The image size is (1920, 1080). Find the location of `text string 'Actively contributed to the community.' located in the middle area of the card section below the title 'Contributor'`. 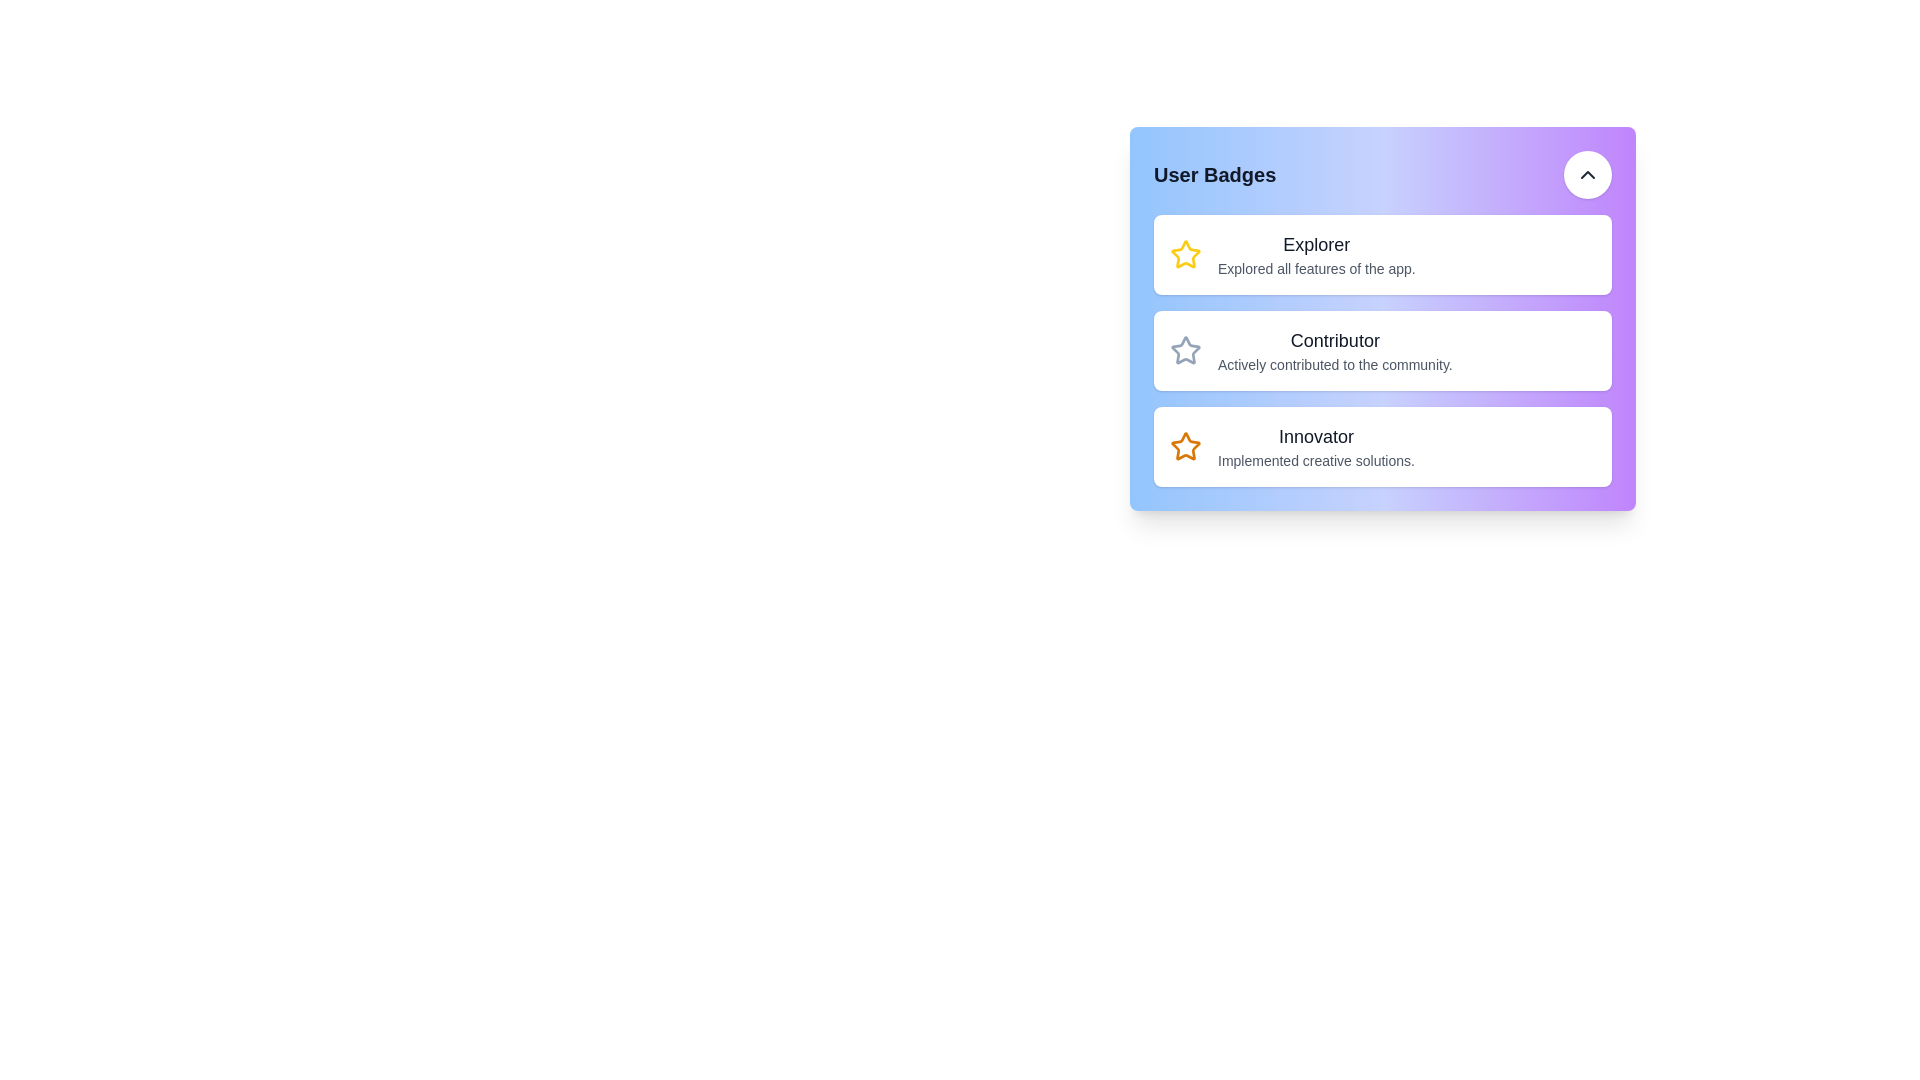

text string 'Actively contributed to the community.' located in the middle area of the card section below the title 'Contributor' is located at coordinates (1335, 365).